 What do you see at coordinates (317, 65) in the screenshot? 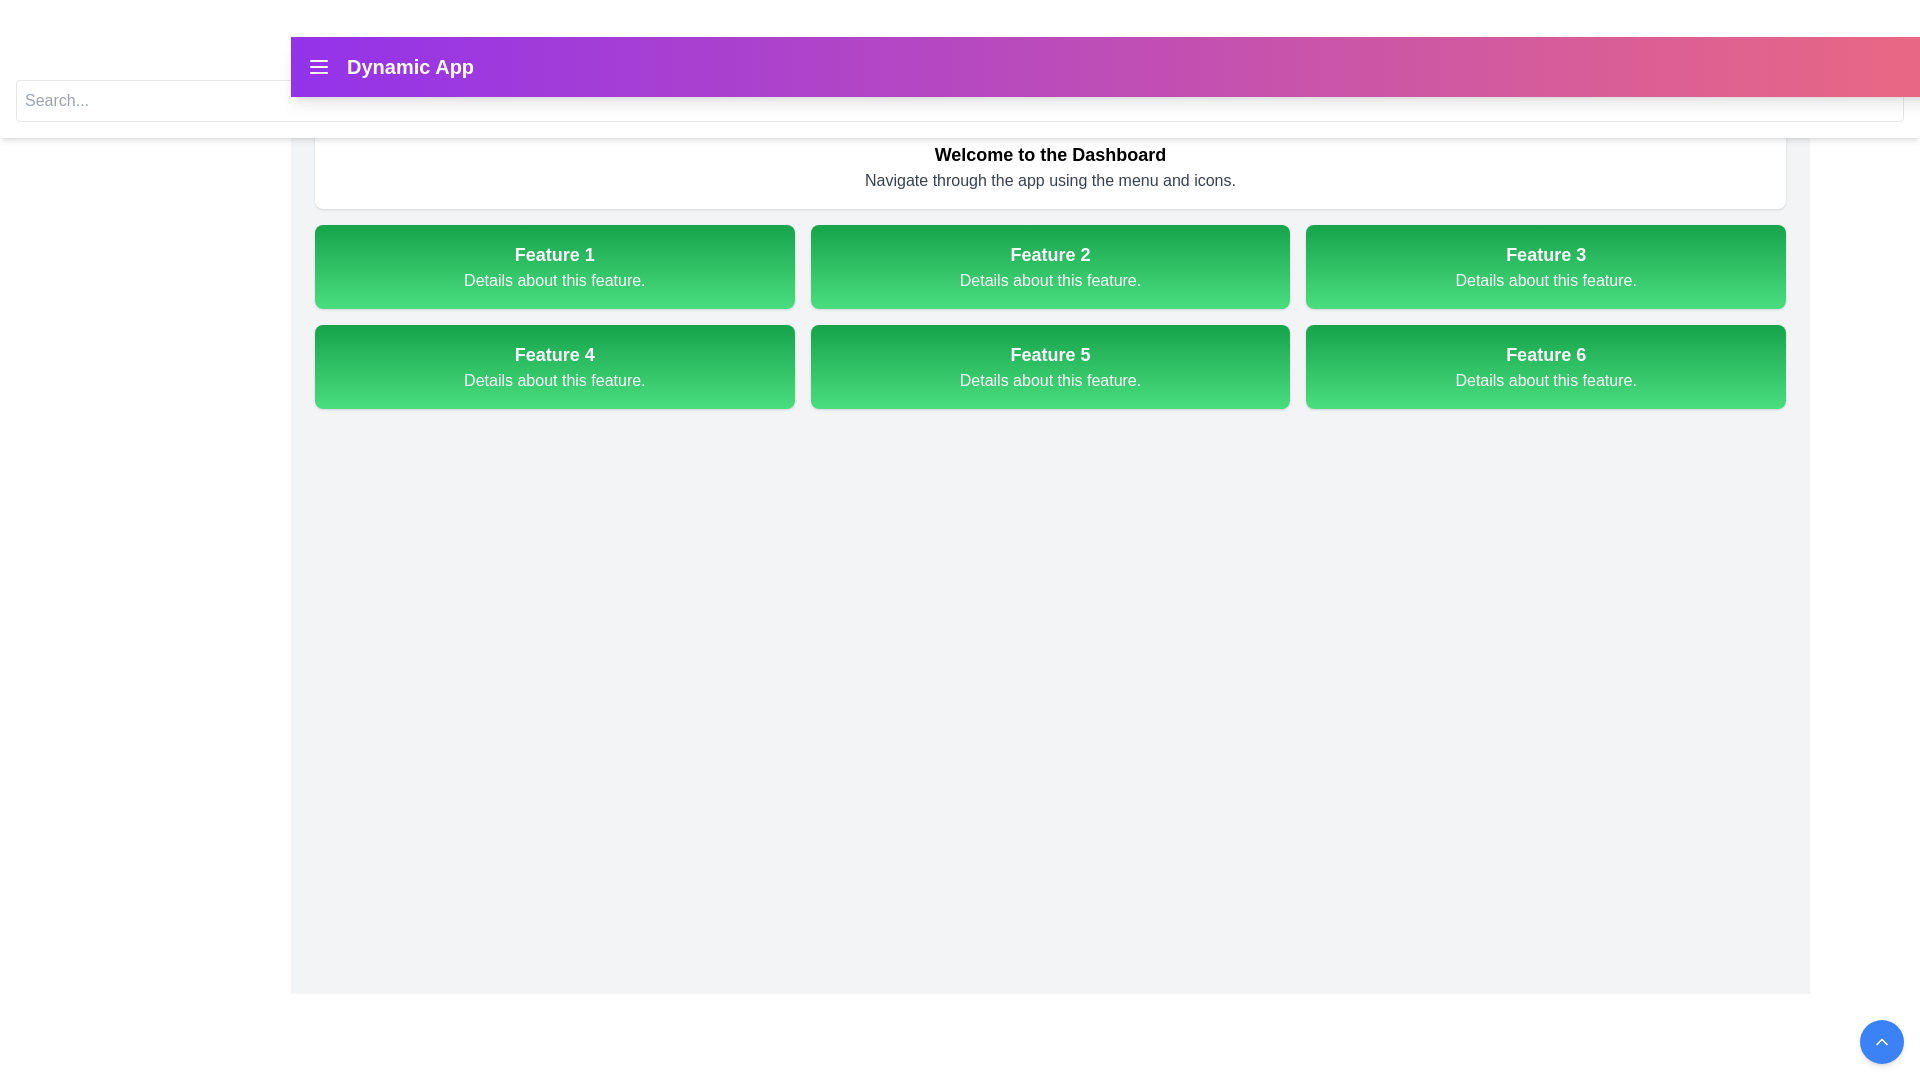
I see `the menu icon, which is a triple-lined icon with a white foreground and purple background, located in the top header bar to the left of 'Dynamic App'` at bounding box center [317, 65].